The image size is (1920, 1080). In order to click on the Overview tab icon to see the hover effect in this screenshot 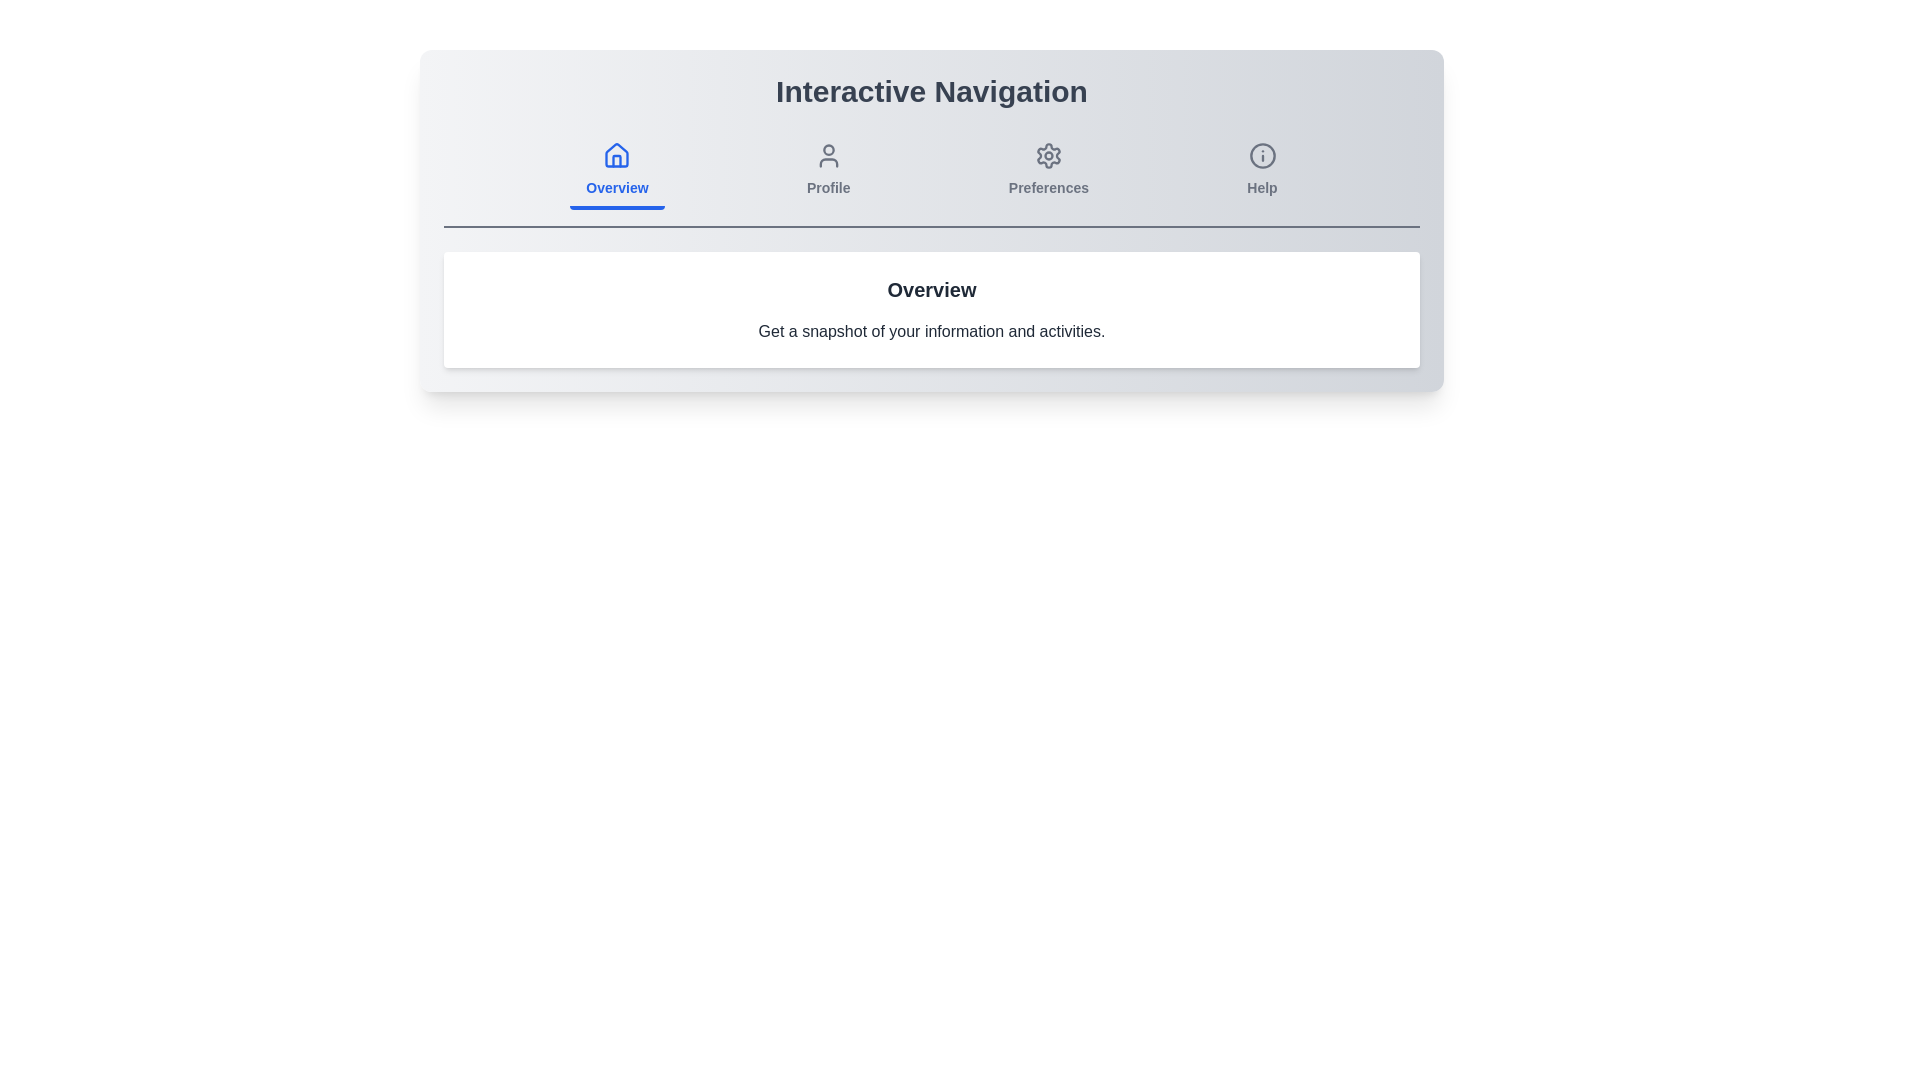, I will do `click(616, 171)`.